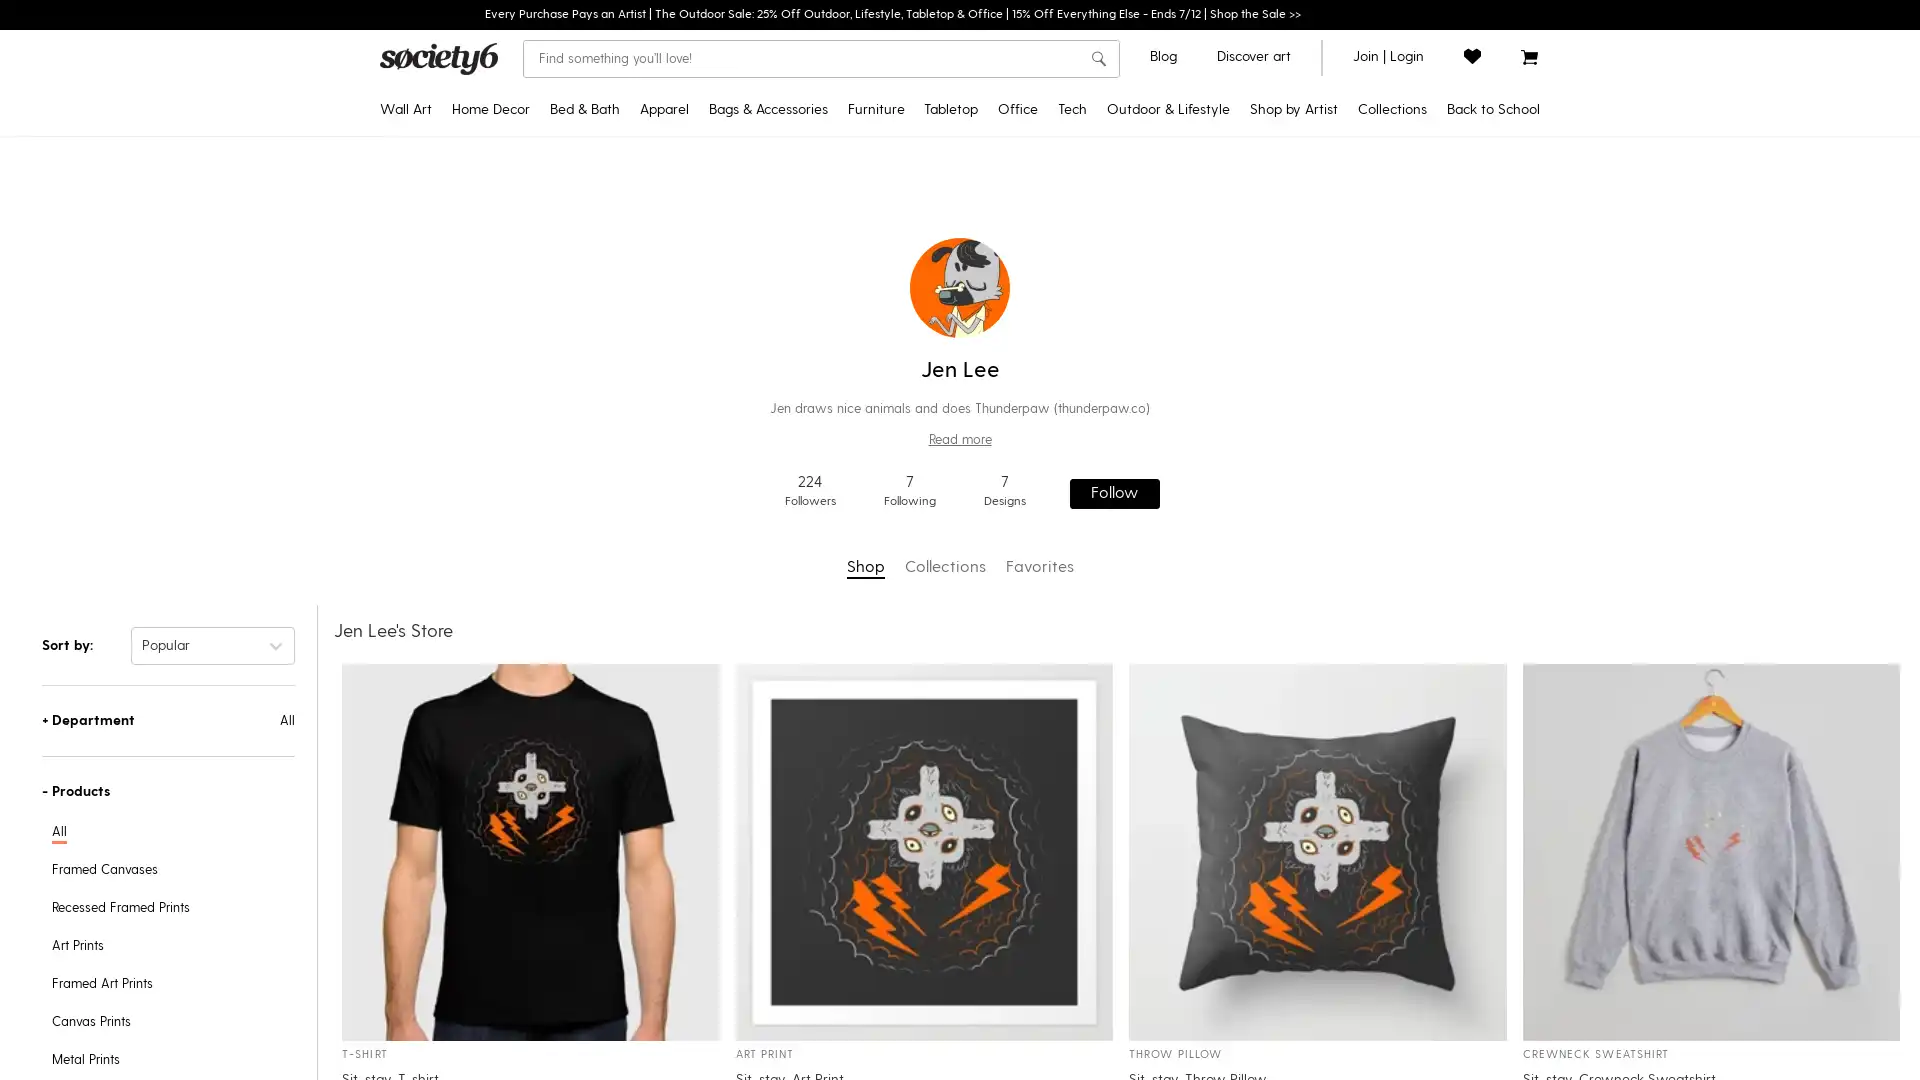 This screenshot has width=1920, height=1080. What do you see at coordinates (1143, 385) in the screenshot?
I see `Apple Watch Bands` at bounding box center [1143, 385].